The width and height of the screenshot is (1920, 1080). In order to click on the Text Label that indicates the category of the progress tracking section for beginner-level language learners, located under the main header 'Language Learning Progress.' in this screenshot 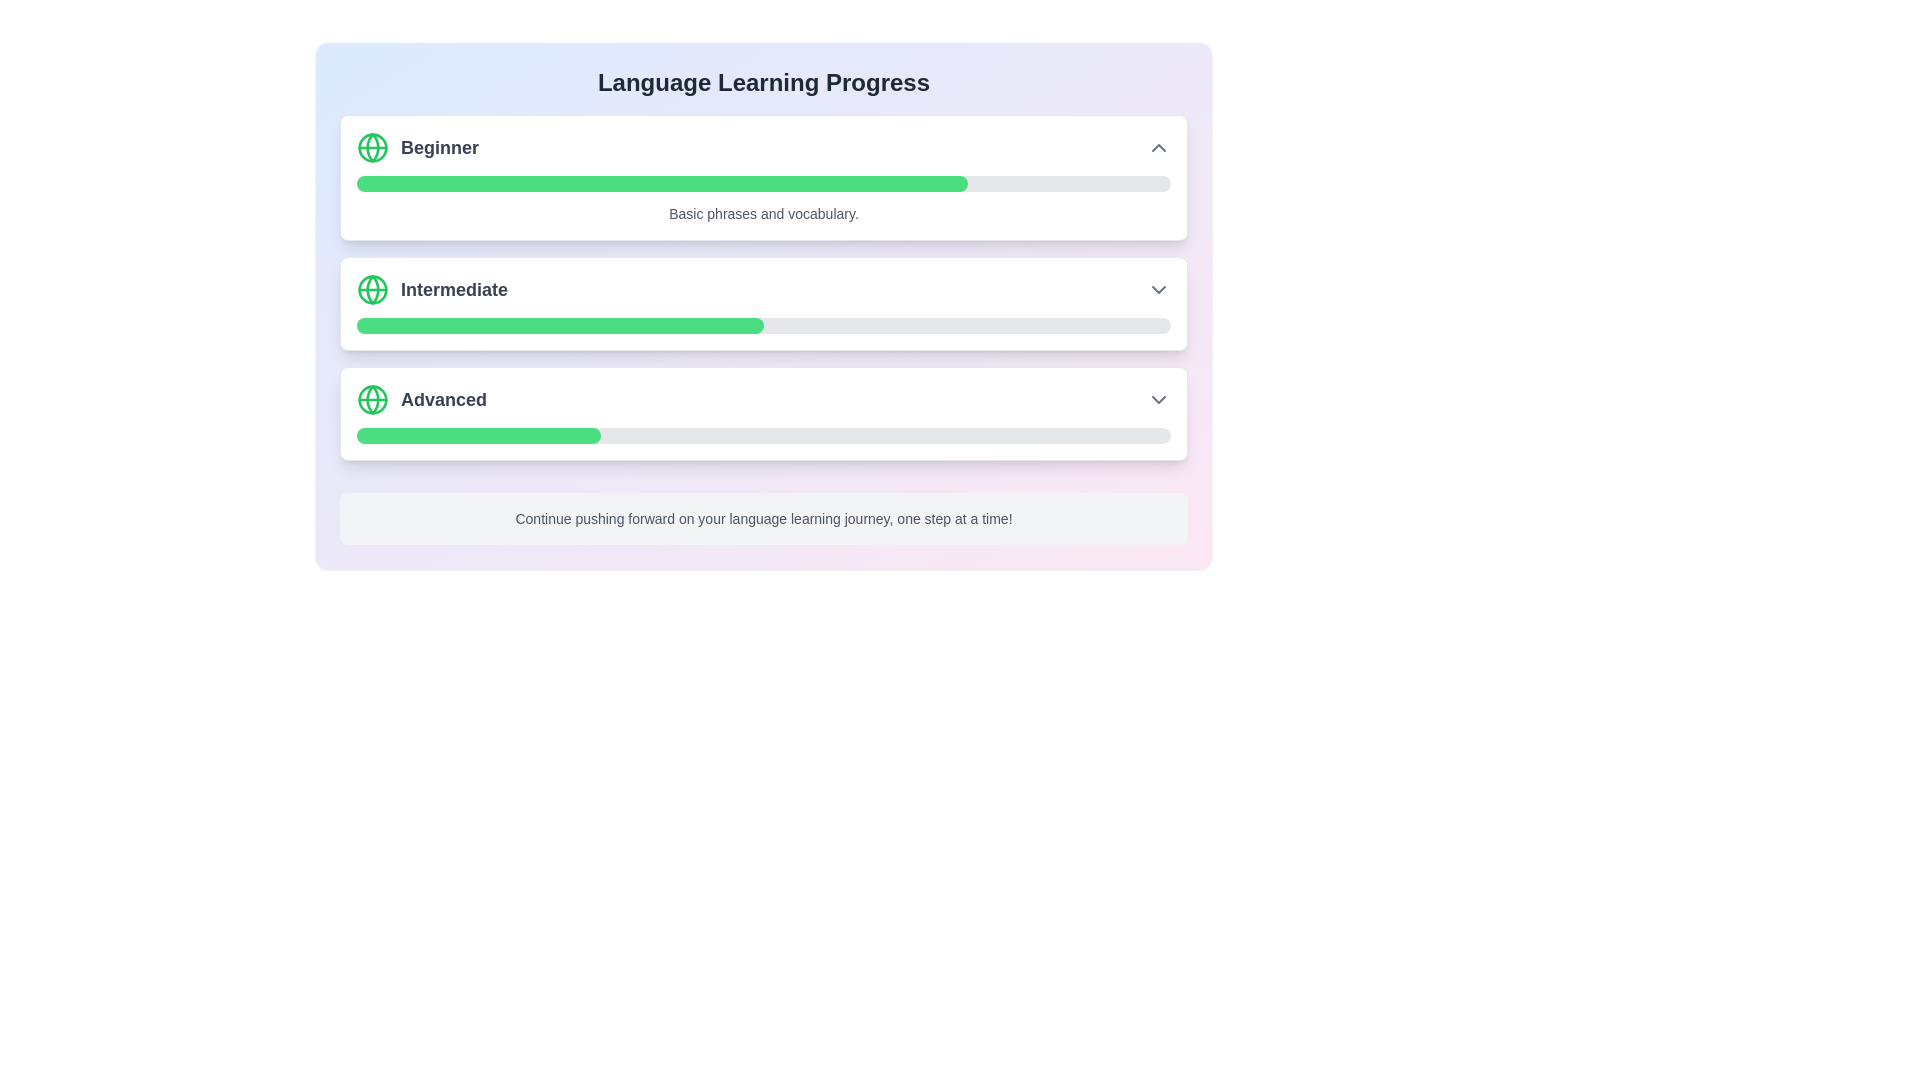, I will do `click(439, 146)`.